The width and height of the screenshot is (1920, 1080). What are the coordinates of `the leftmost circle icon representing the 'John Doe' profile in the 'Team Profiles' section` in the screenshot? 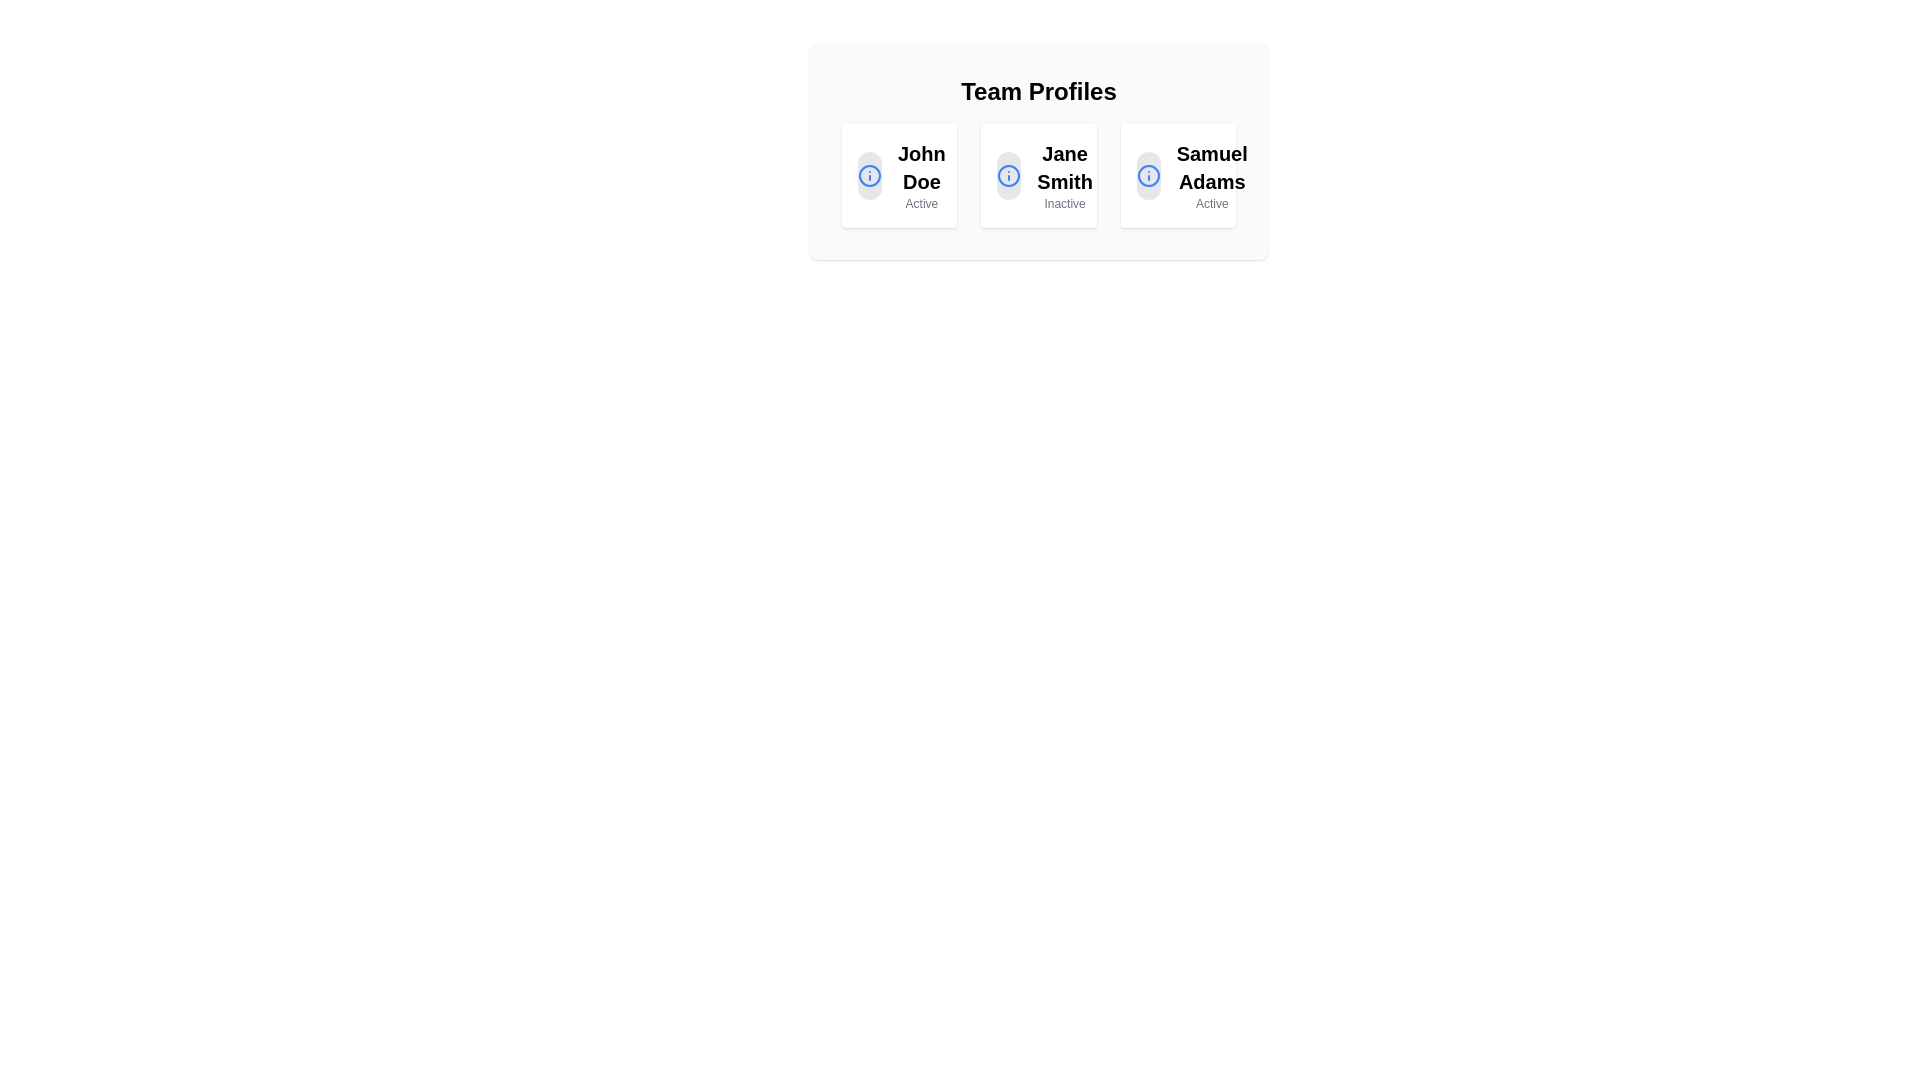 It's located at (869, 175).